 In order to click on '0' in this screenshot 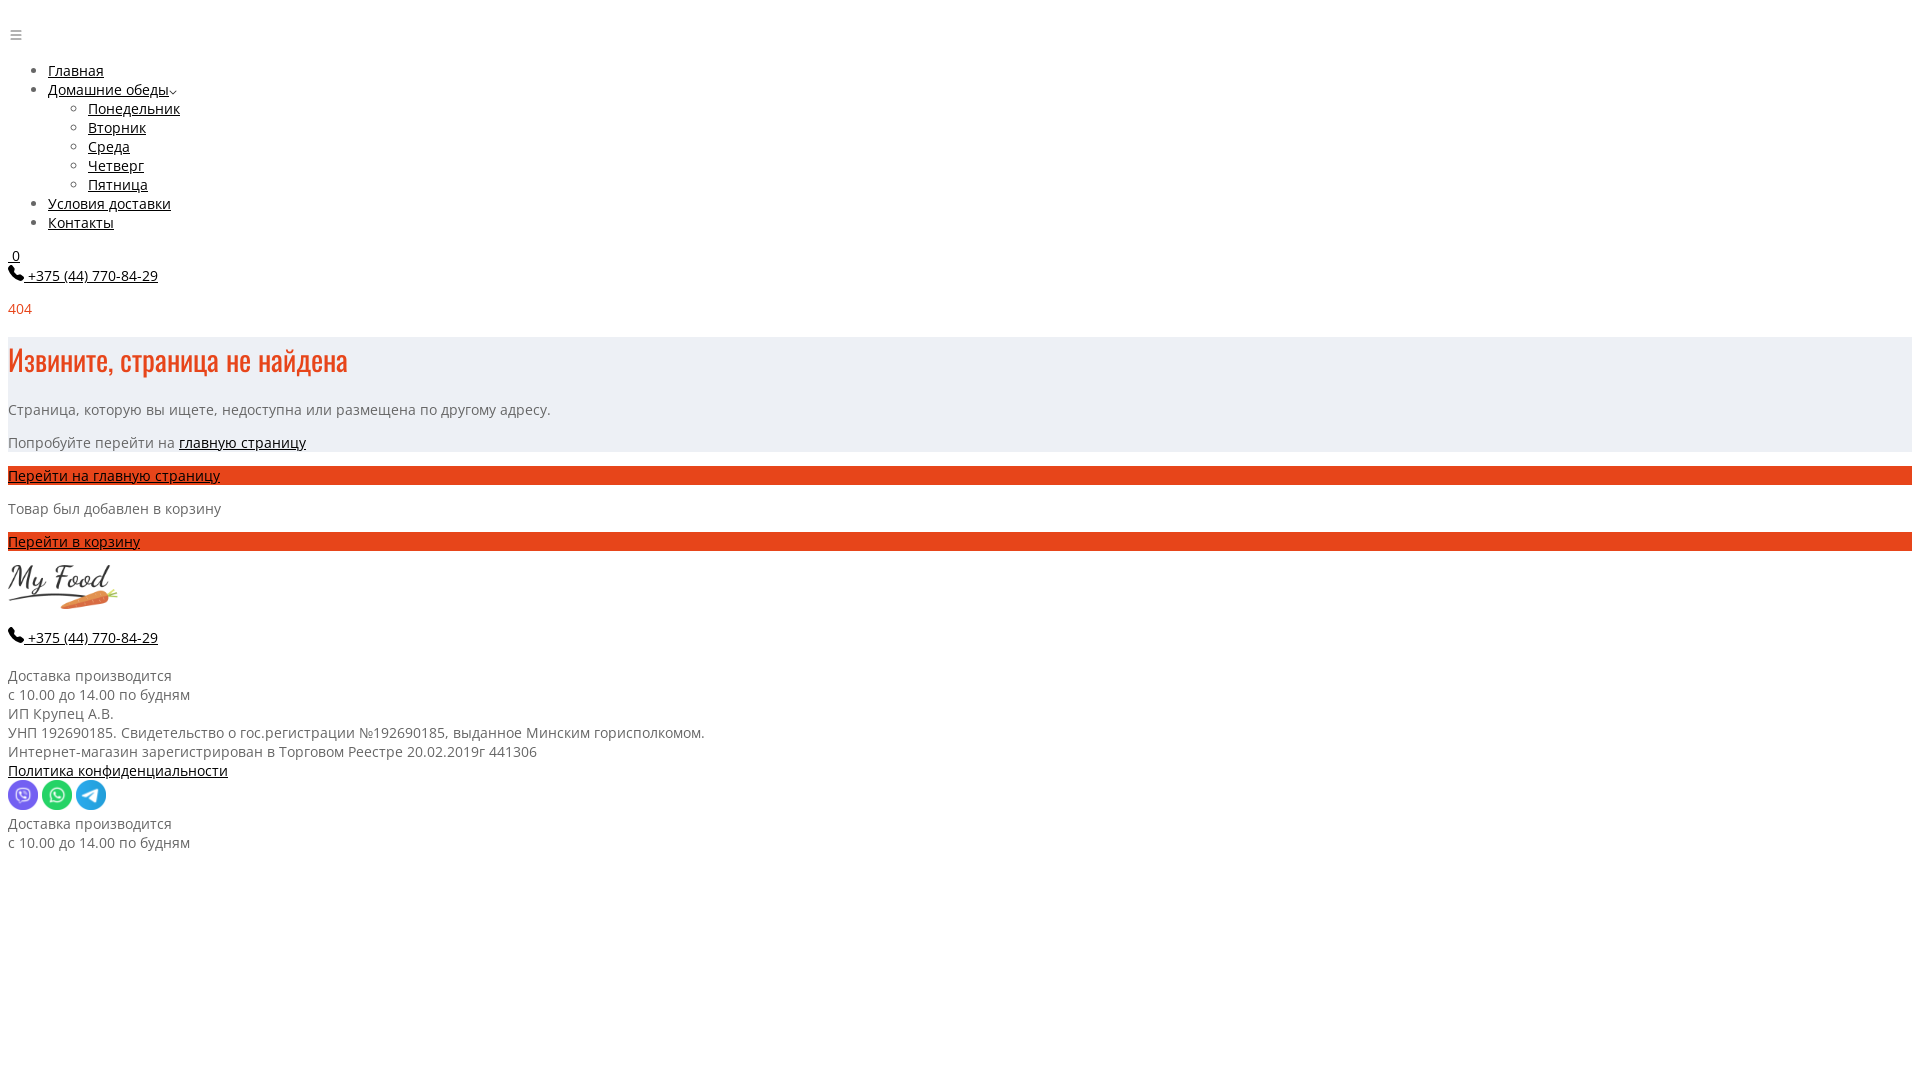, I will do `click(14, 254)`.